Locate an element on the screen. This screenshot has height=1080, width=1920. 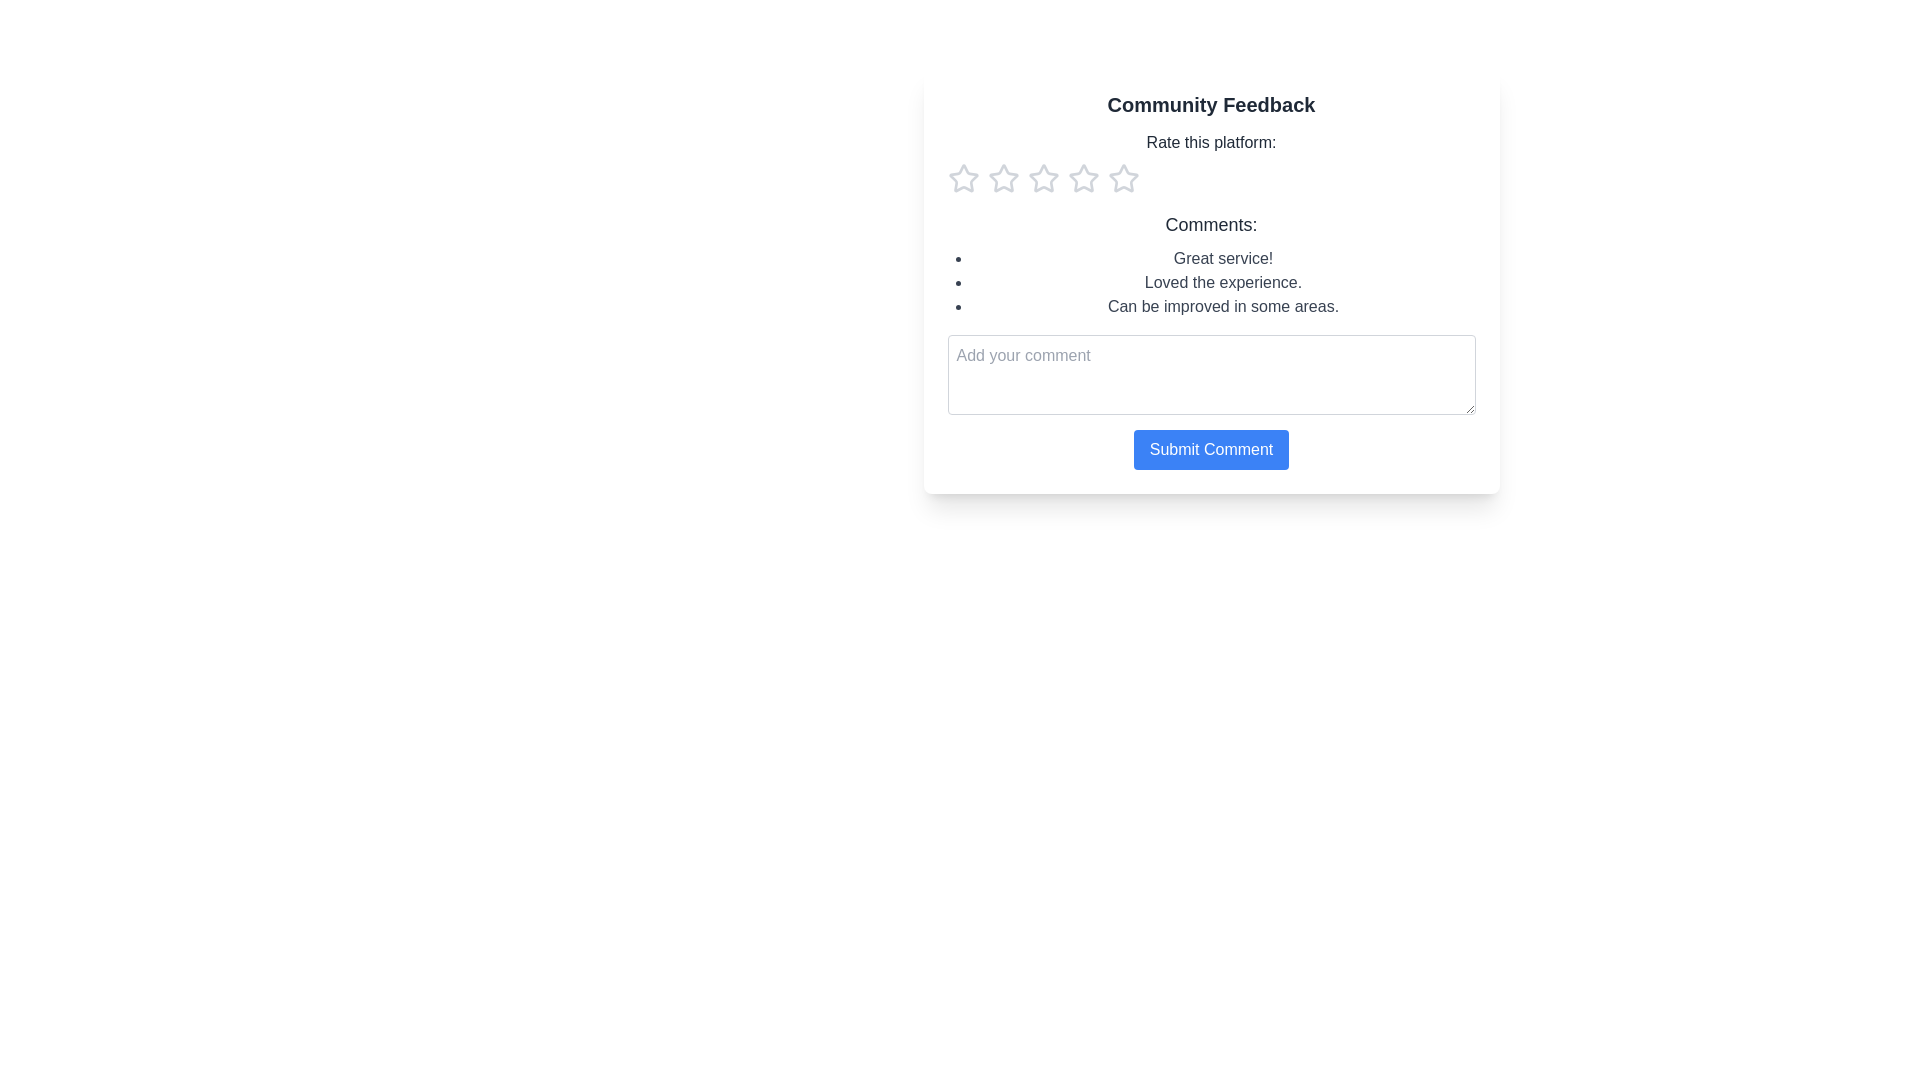
a star in the rating section of the 'Community Feedback' card is located at coordinates (1210, 161).